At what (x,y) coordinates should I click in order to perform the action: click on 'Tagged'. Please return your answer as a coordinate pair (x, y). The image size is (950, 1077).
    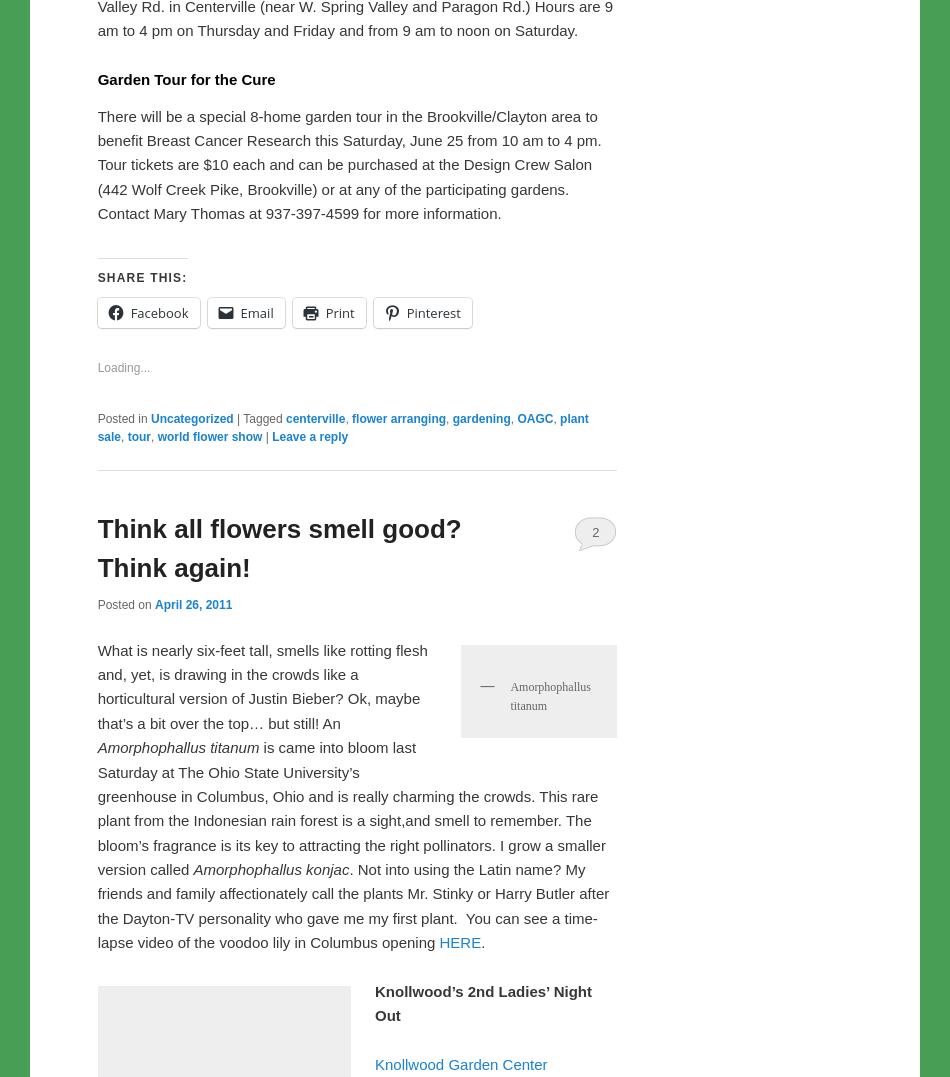
    Looking at the image, I should click on (242, 836).